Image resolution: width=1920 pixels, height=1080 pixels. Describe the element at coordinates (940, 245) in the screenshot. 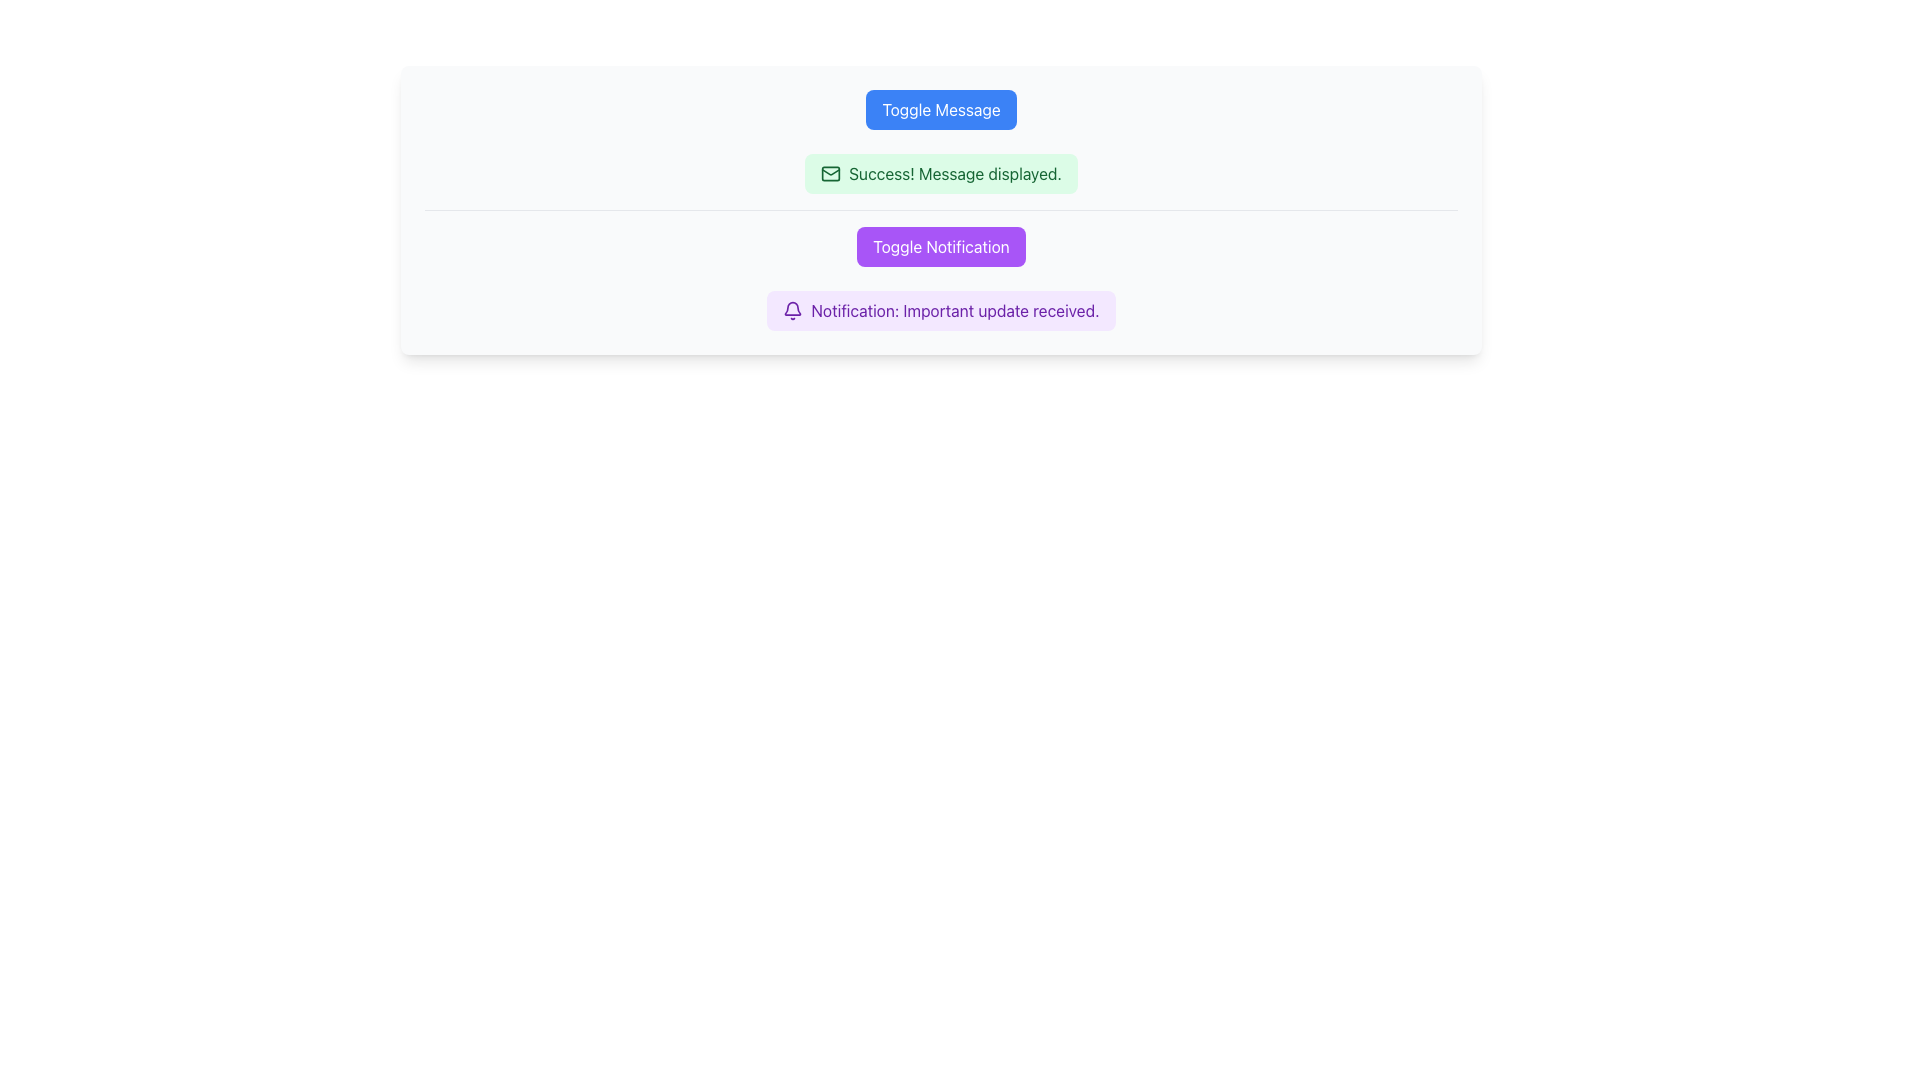

I see `the notification toggle button located beneath the 'Toggle Message' section` at that location.